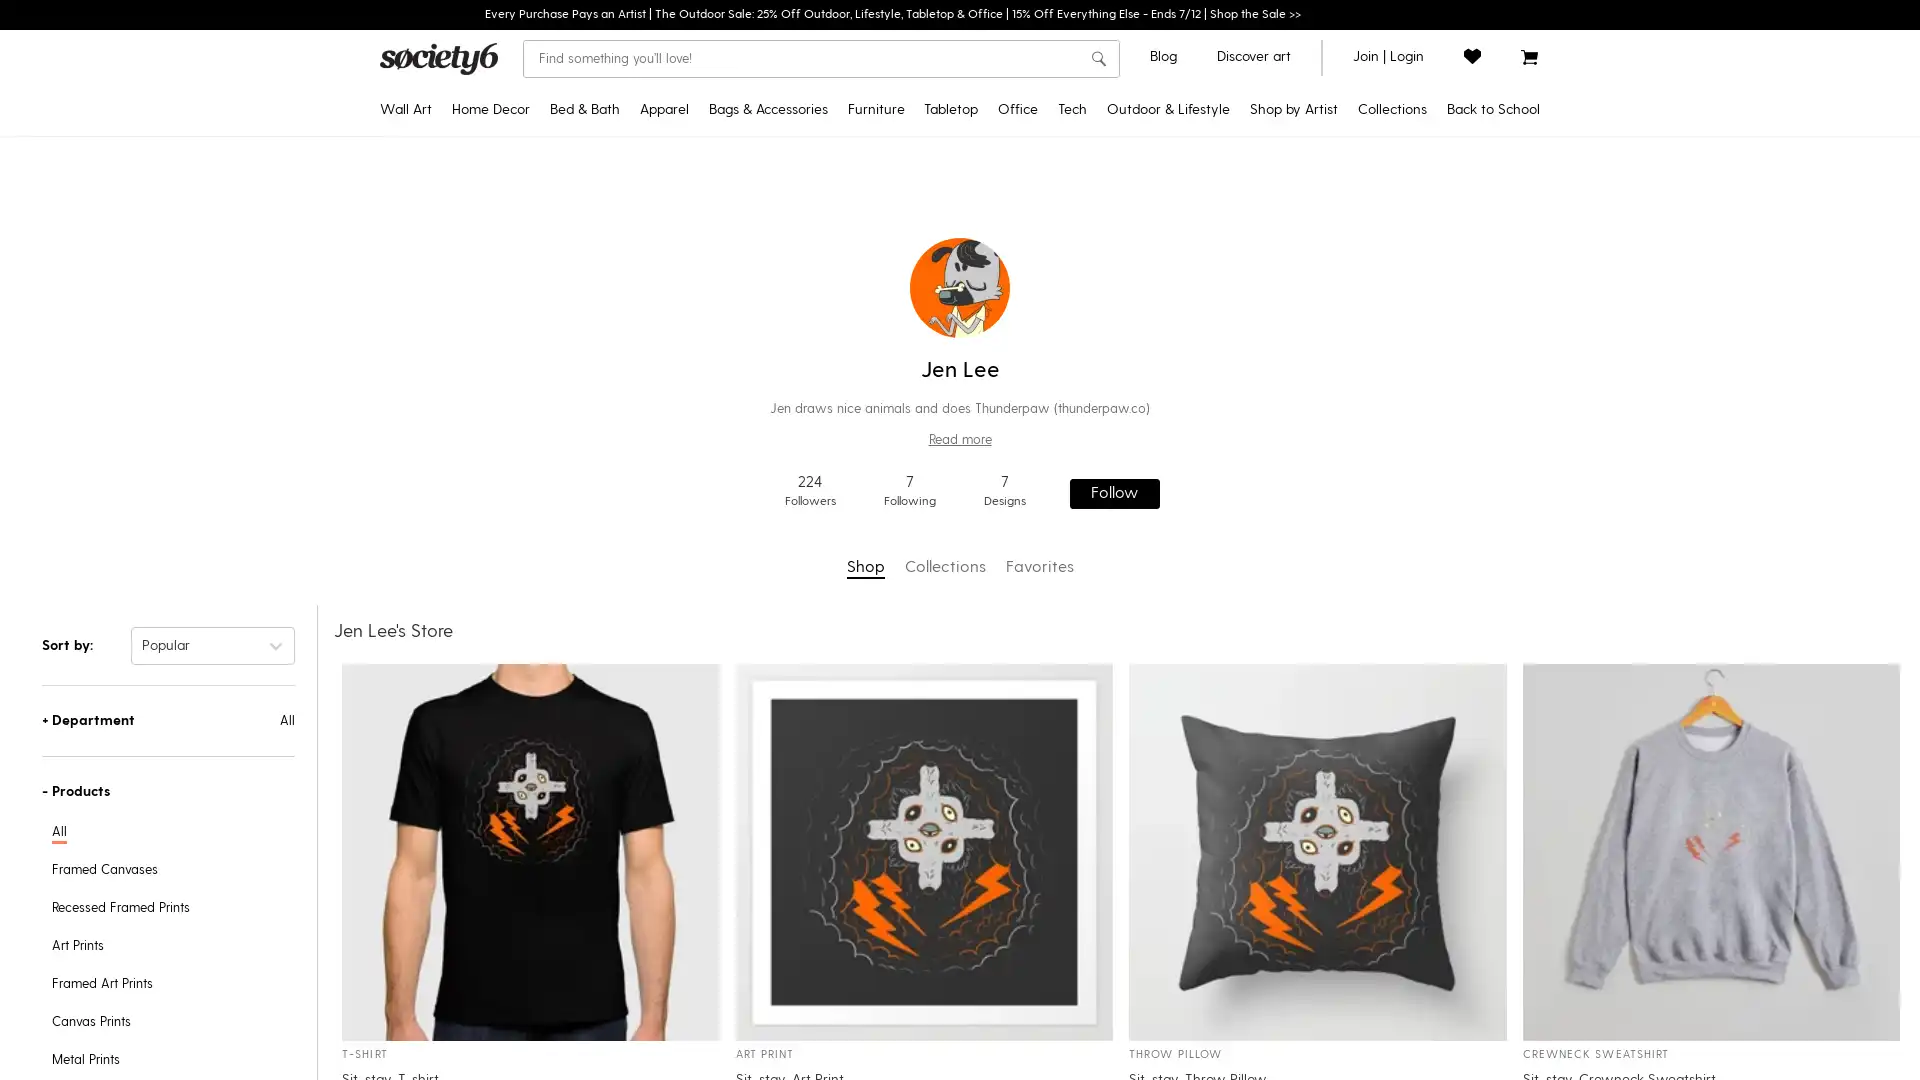 The width and height of the screenshot is (1920, 1080). What do you see at coordinates (1067, 289) in the screenshot?
I see `Acrylic Trays` at bounding box center [1067, 289].